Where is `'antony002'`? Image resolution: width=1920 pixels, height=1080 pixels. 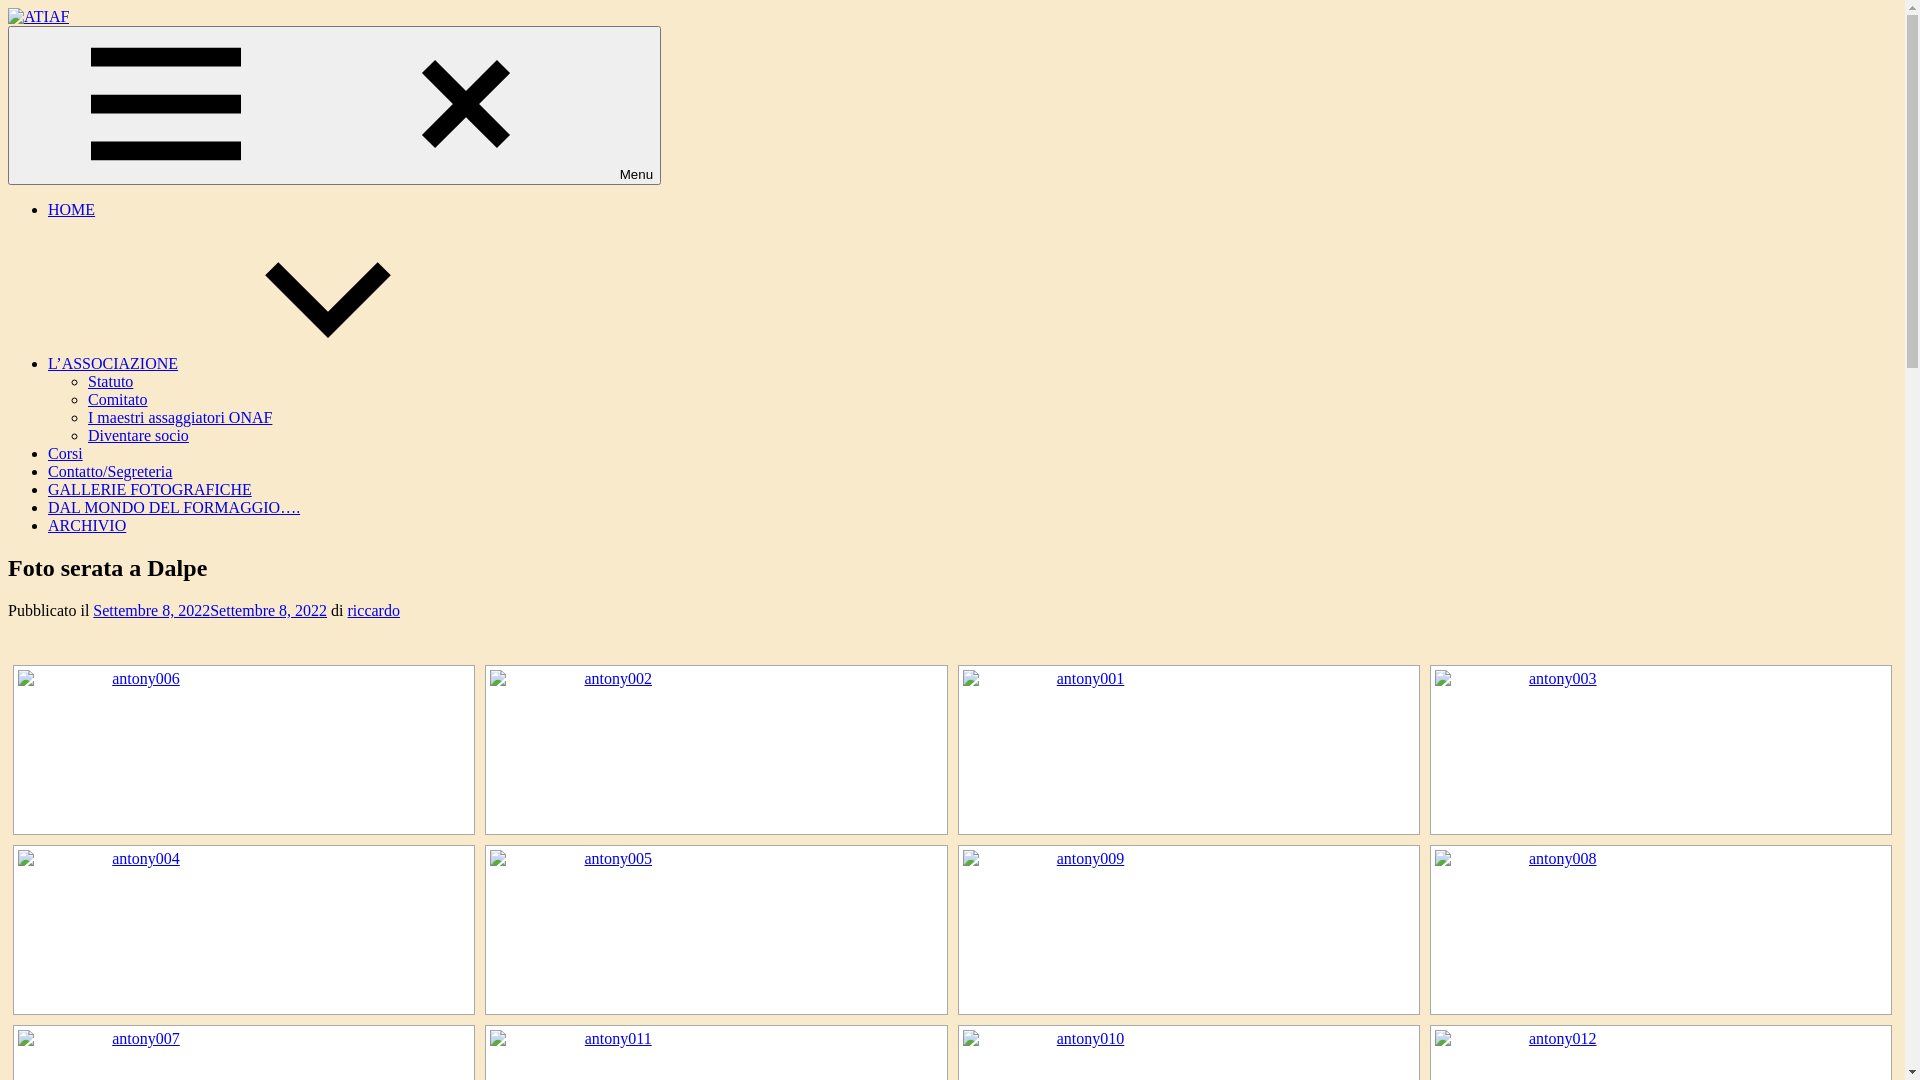 'antony002' is located at coordinates (608, 749).